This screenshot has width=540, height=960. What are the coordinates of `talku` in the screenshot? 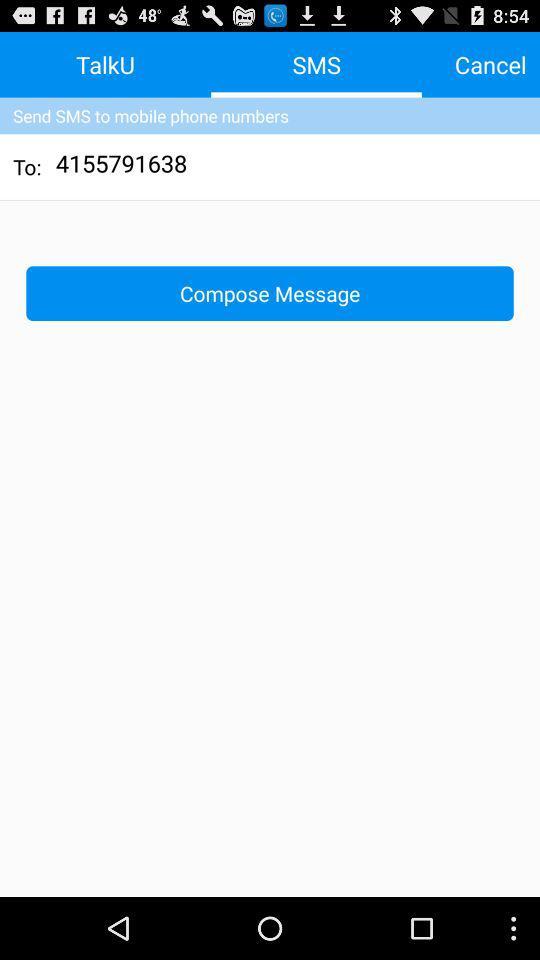 It's located at (105, 64).